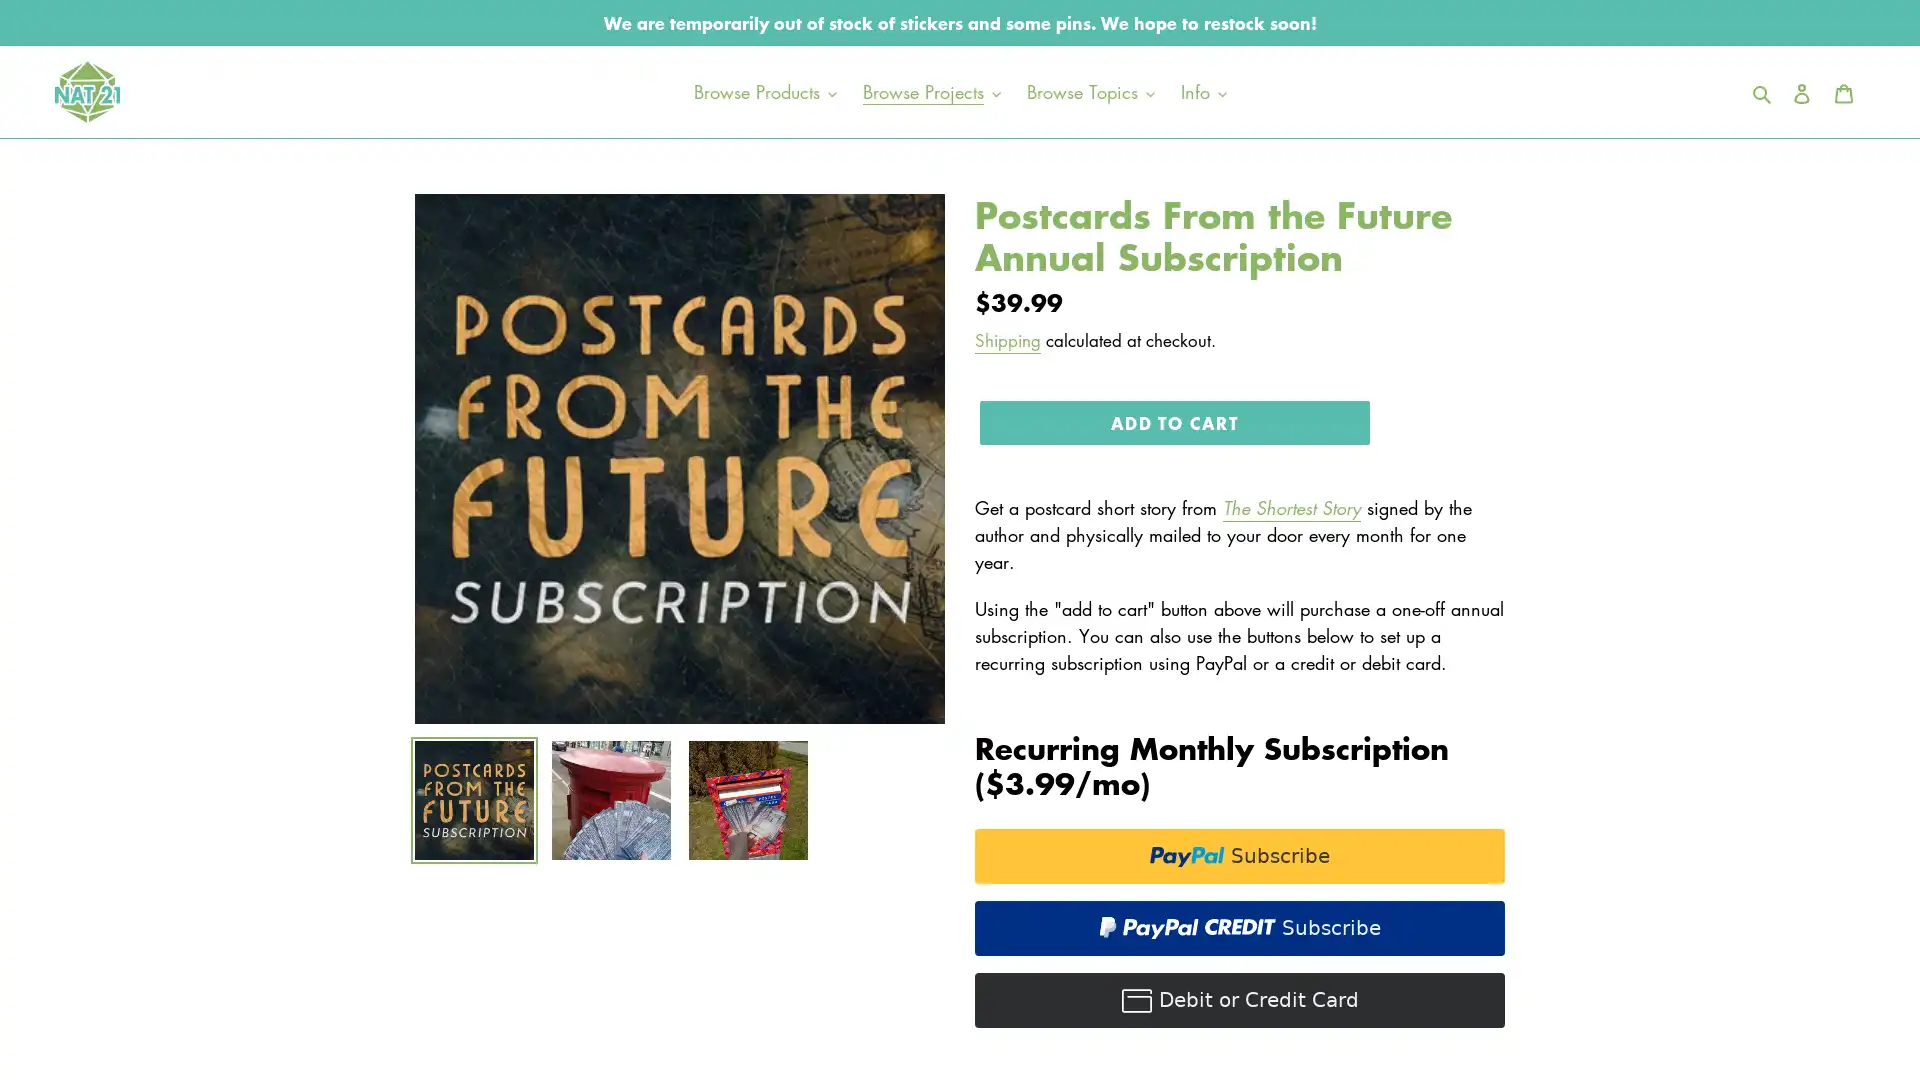 The height and width of the screenshot is (1080, 1920). What do you see at coordinates (930, 91) in the screenshot?
I see `Browse Projects` at bounding box center [930, 91].